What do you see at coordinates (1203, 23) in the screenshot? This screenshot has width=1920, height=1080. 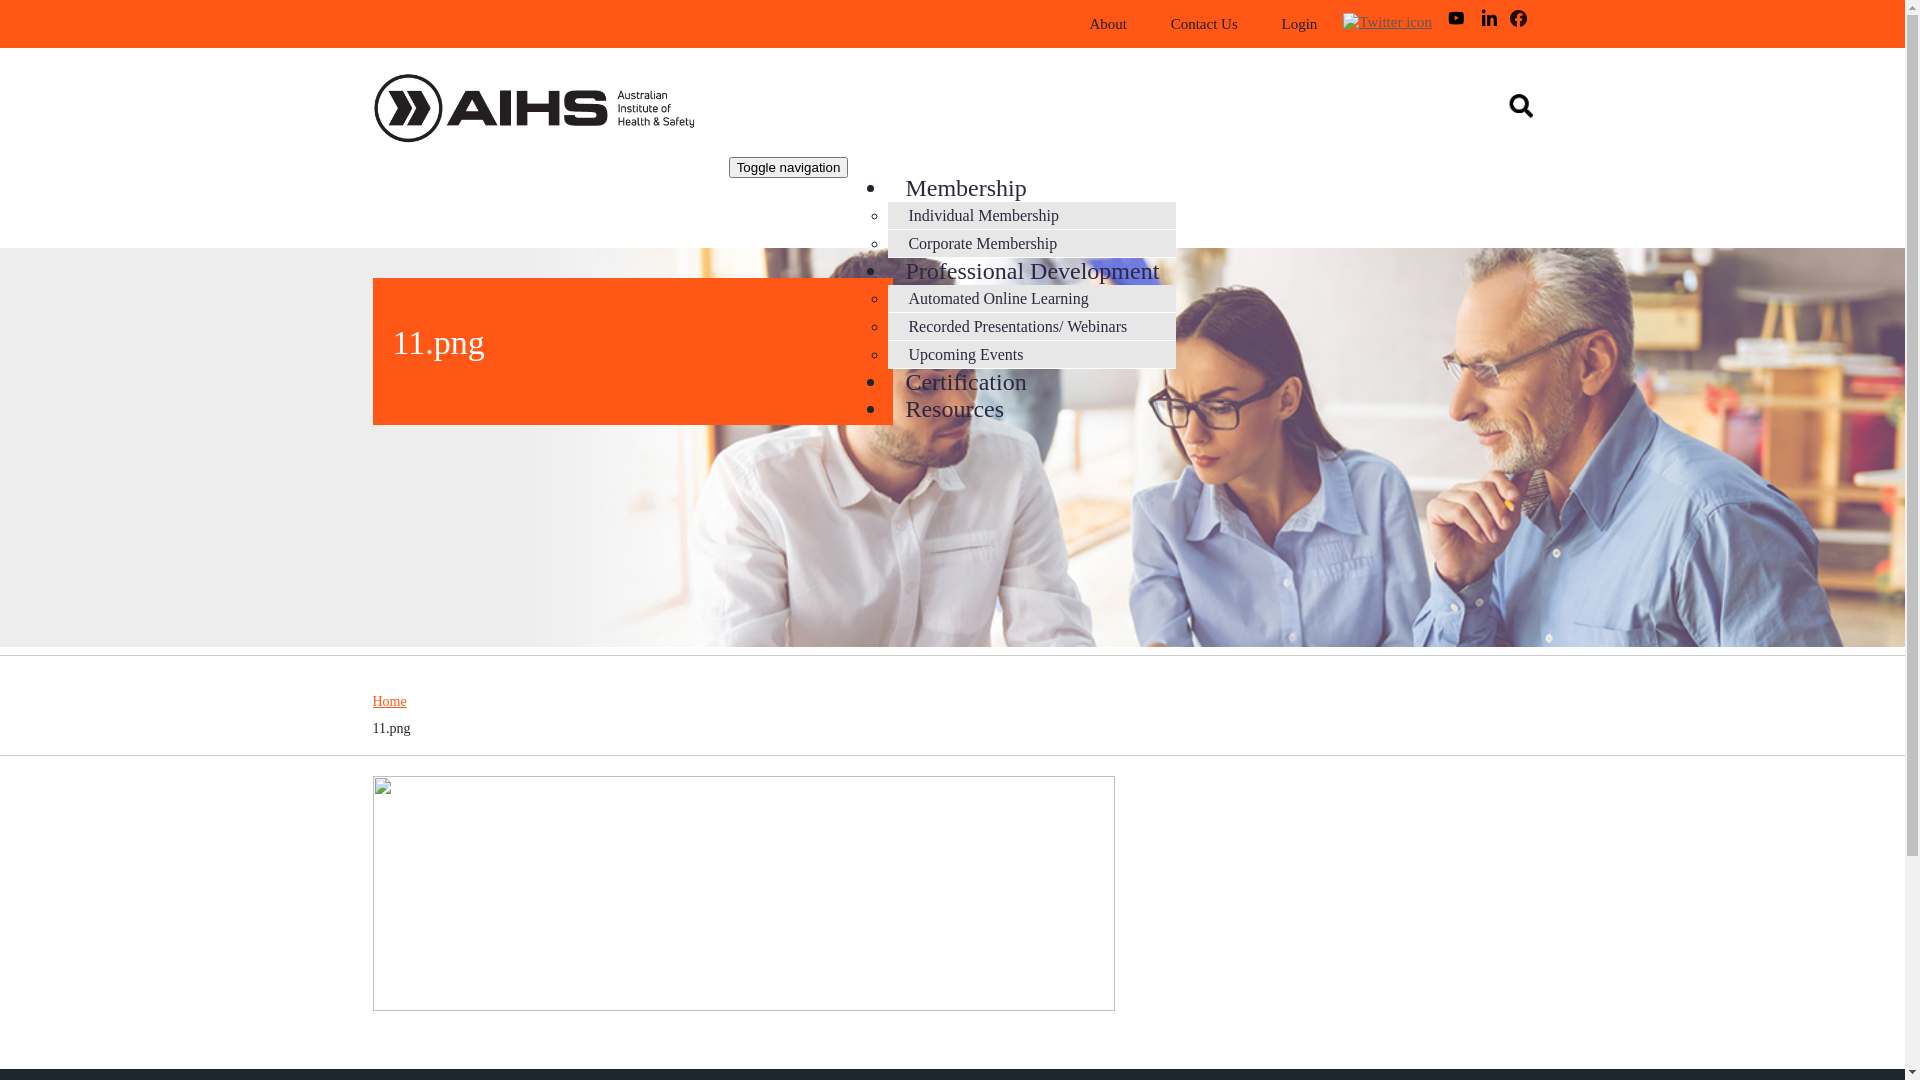 I see `'Contact Us'` at bounding box center [1203, 23].